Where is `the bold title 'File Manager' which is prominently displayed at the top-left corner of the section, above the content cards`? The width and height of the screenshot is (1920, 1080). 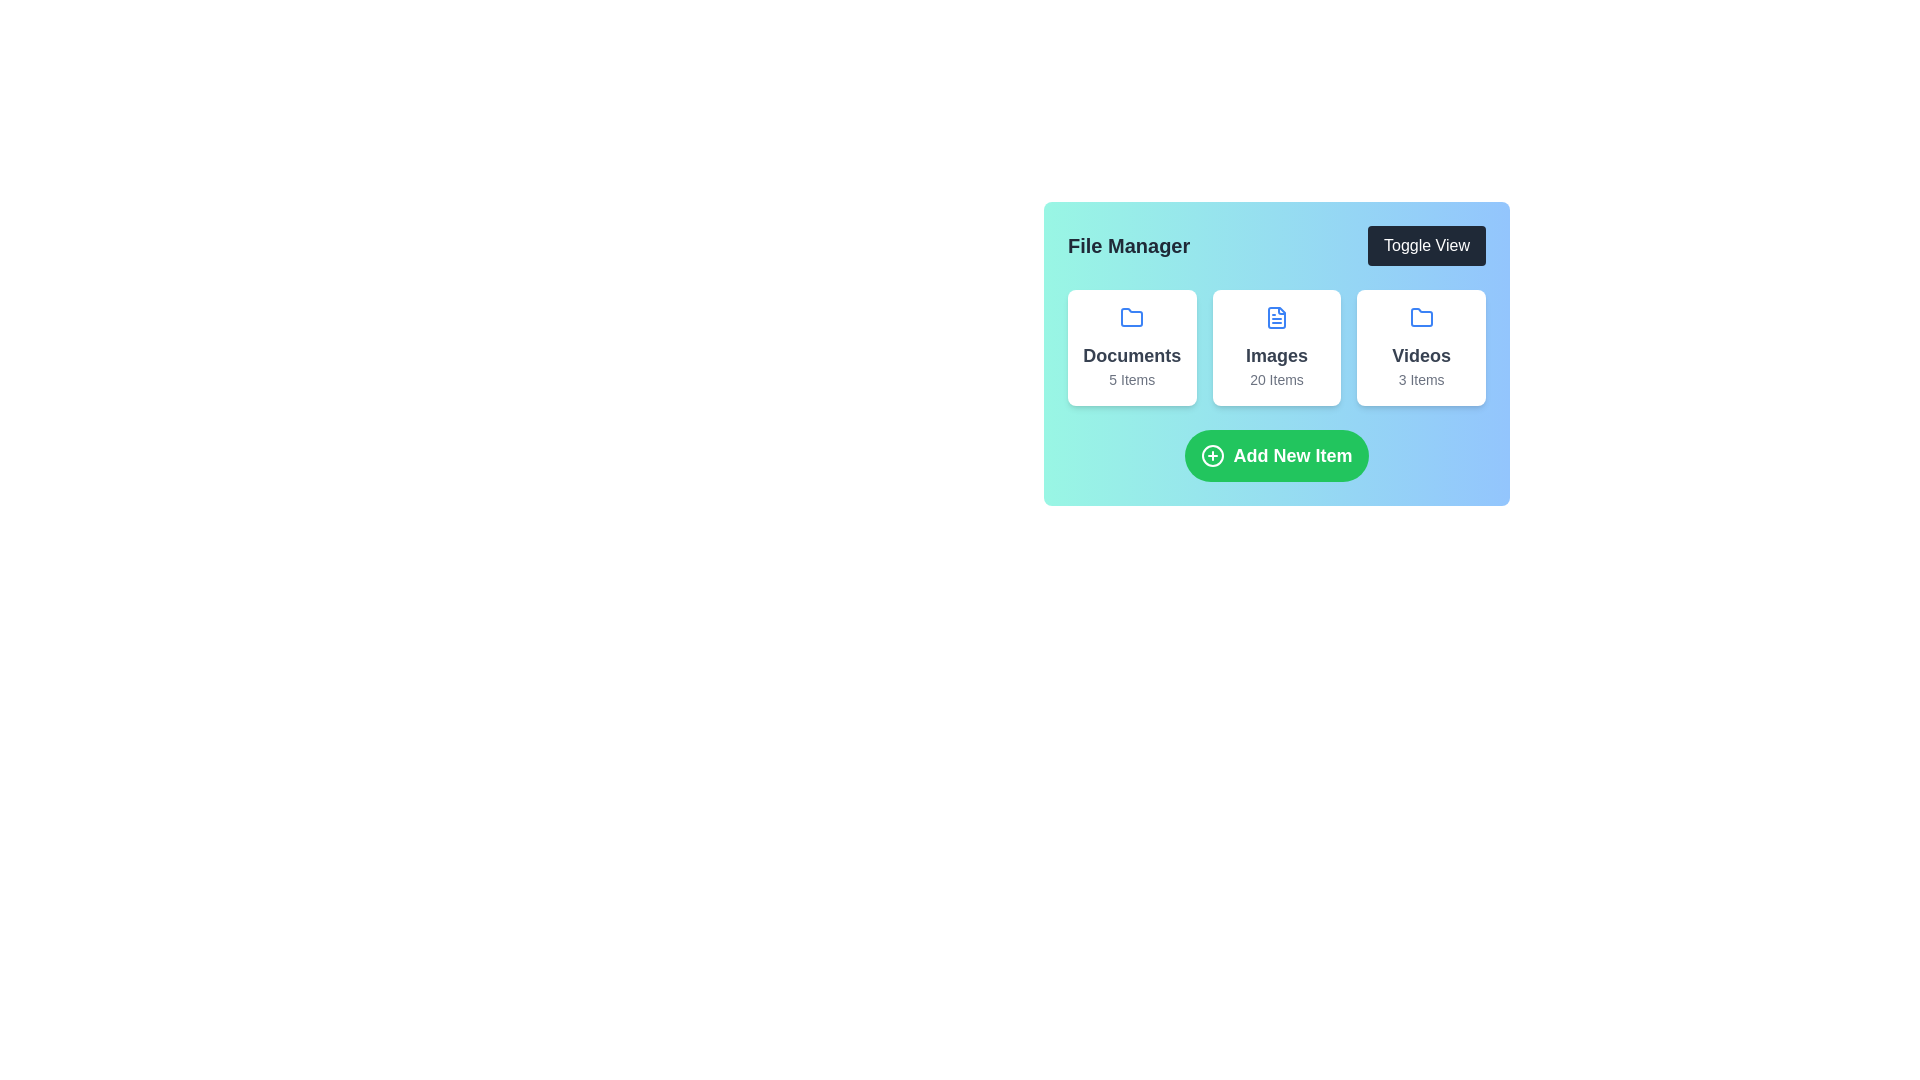
the bold title 'File Manager' which is prominently displayed at the top-left corner of the section, above the content cards is located at coordinates (1129, 245).